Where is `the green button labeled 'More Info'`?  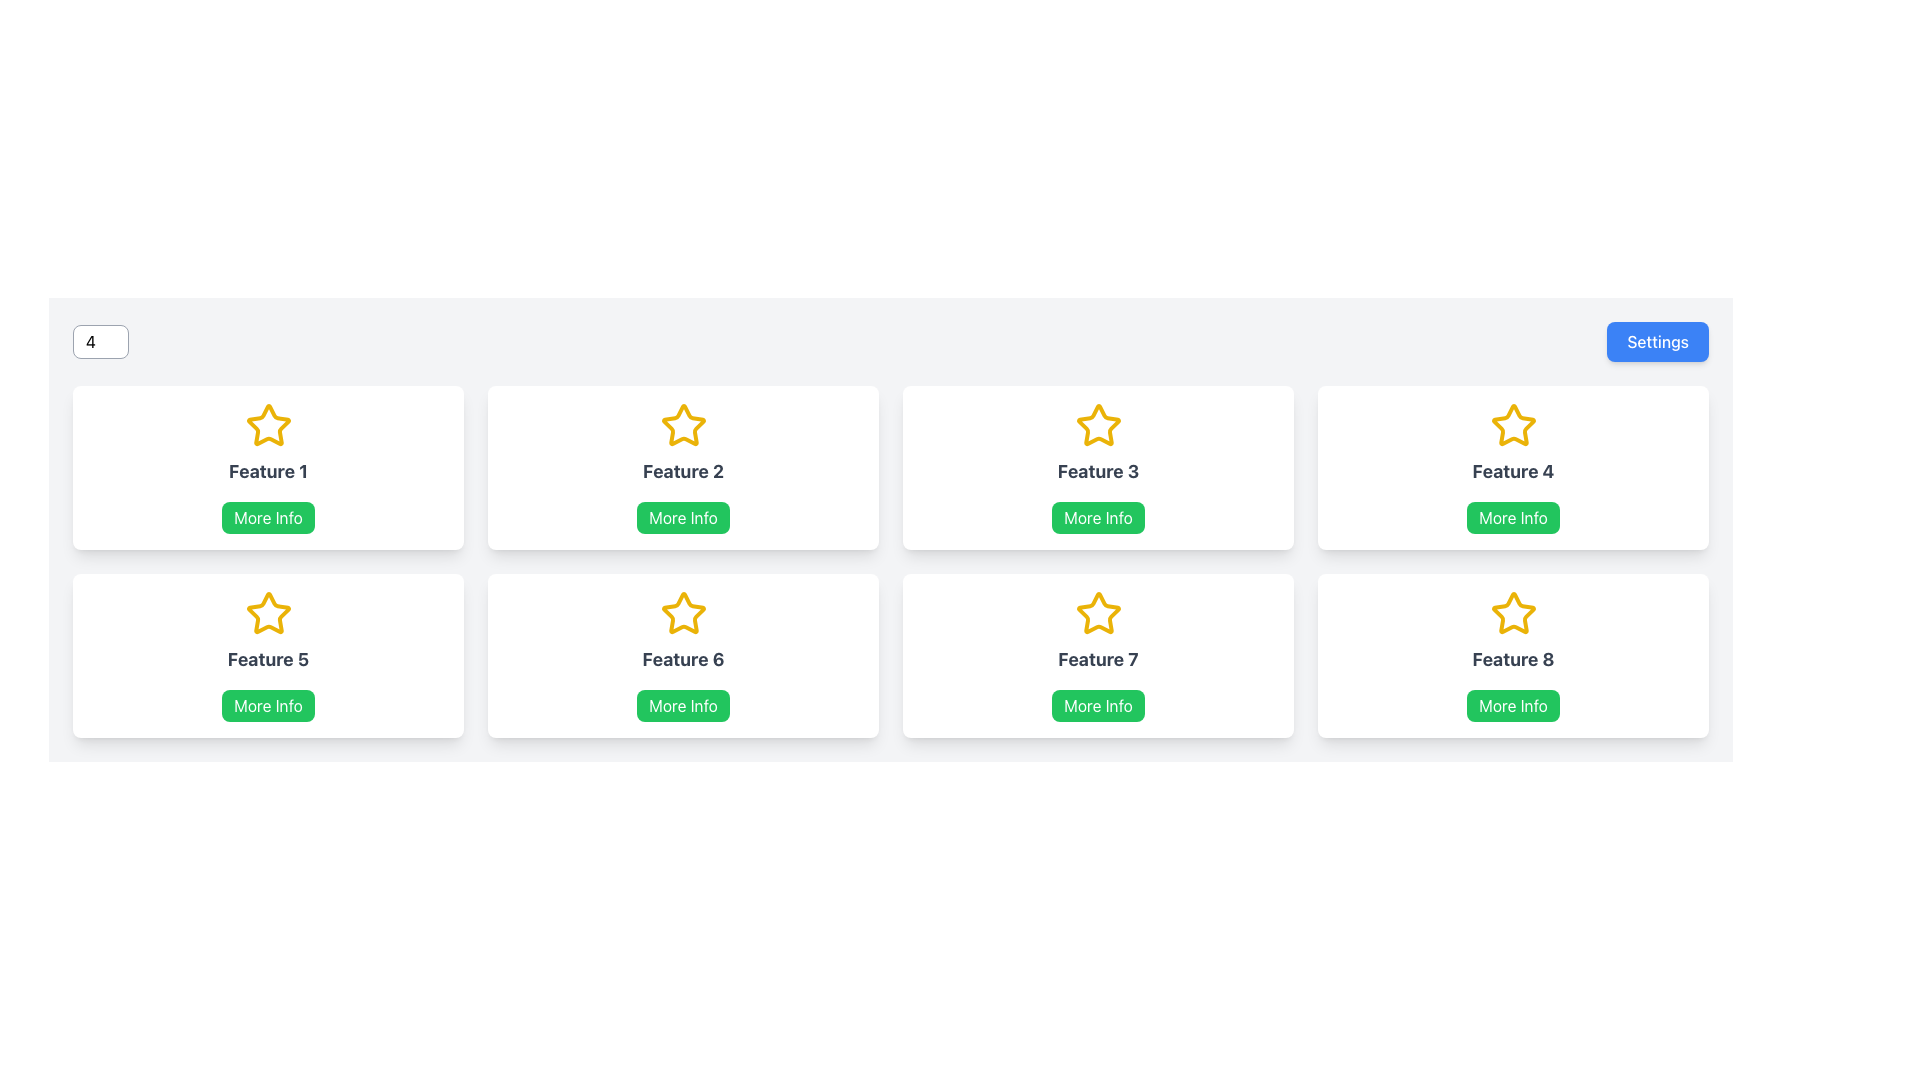
the green button labeled 'More Info' is located at coordinates (267, 516).